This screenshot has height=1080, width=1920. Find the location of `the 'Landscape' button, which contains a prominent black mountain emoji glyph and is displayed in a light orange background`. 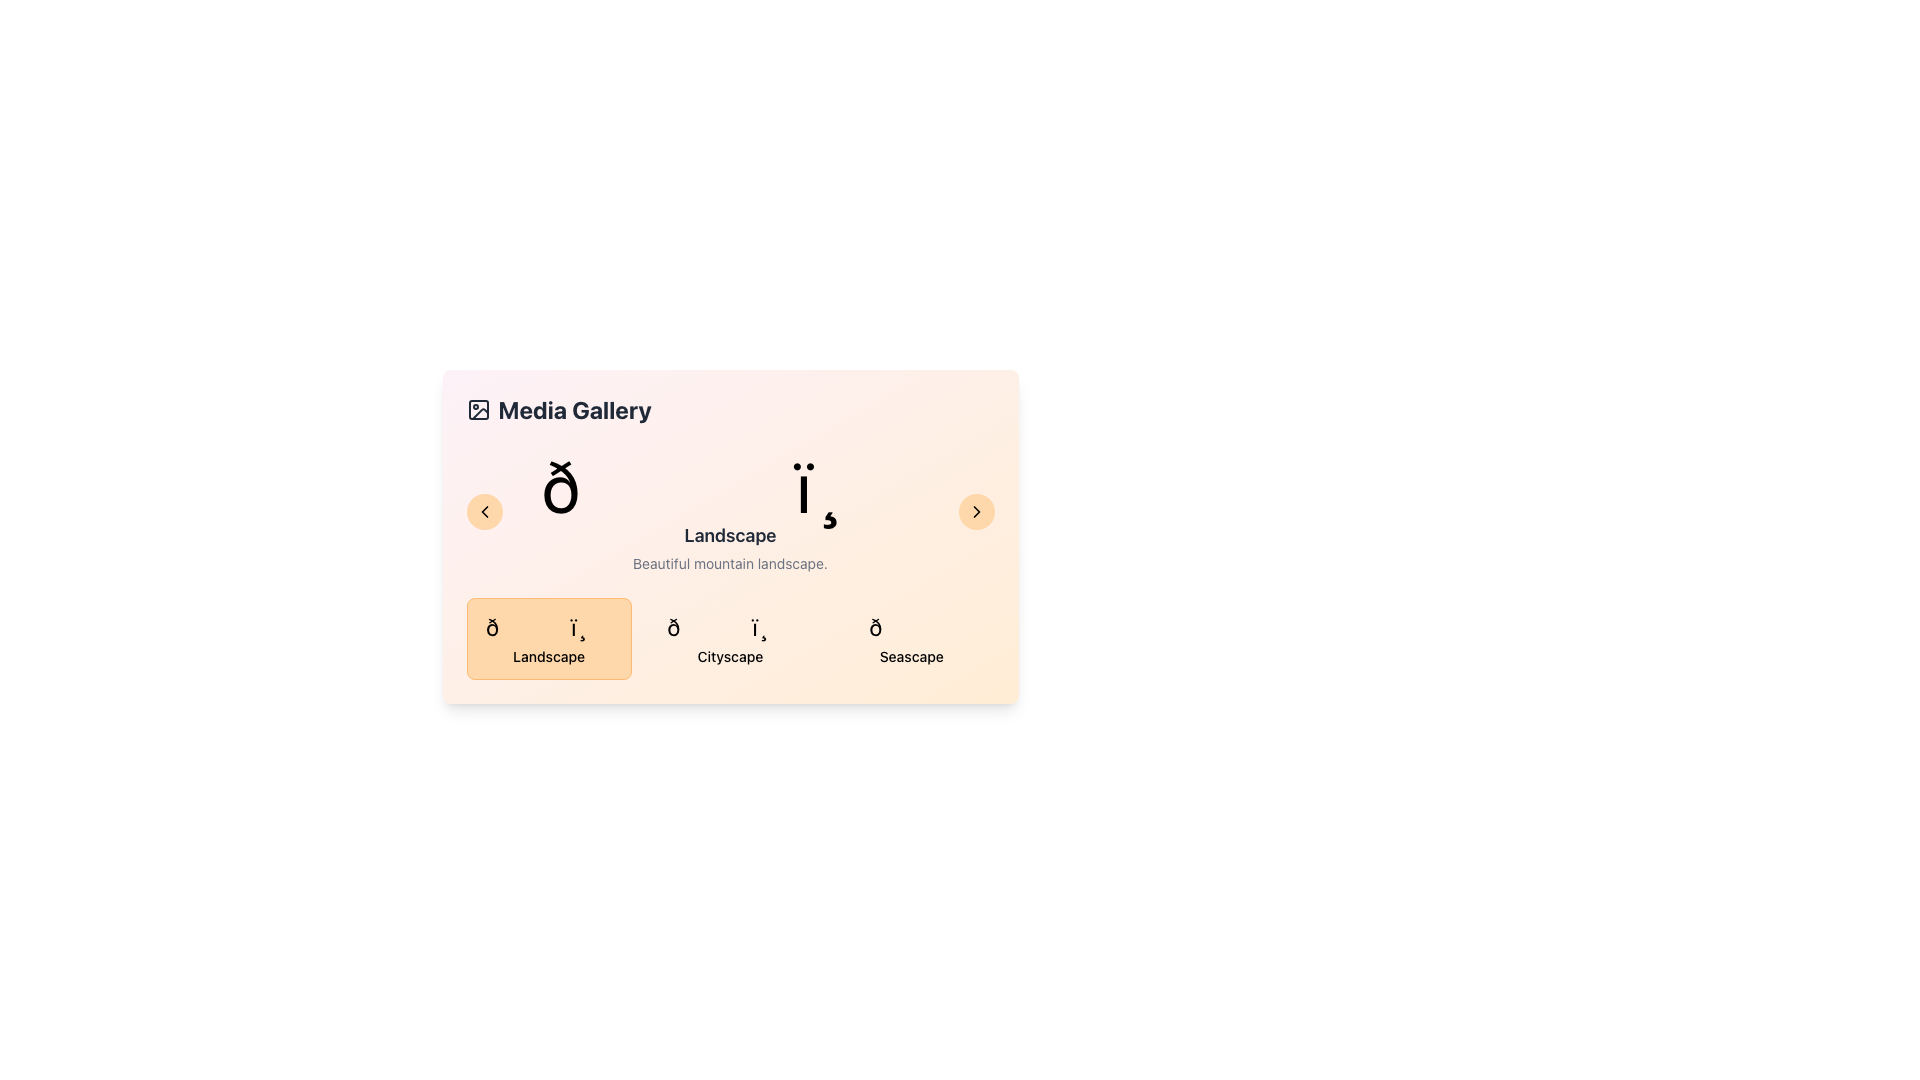

the 'Landscape' button, which contains a prominent black mountain emoji glyph and is displayed in a light orange background is located at coordinates (549, 626).